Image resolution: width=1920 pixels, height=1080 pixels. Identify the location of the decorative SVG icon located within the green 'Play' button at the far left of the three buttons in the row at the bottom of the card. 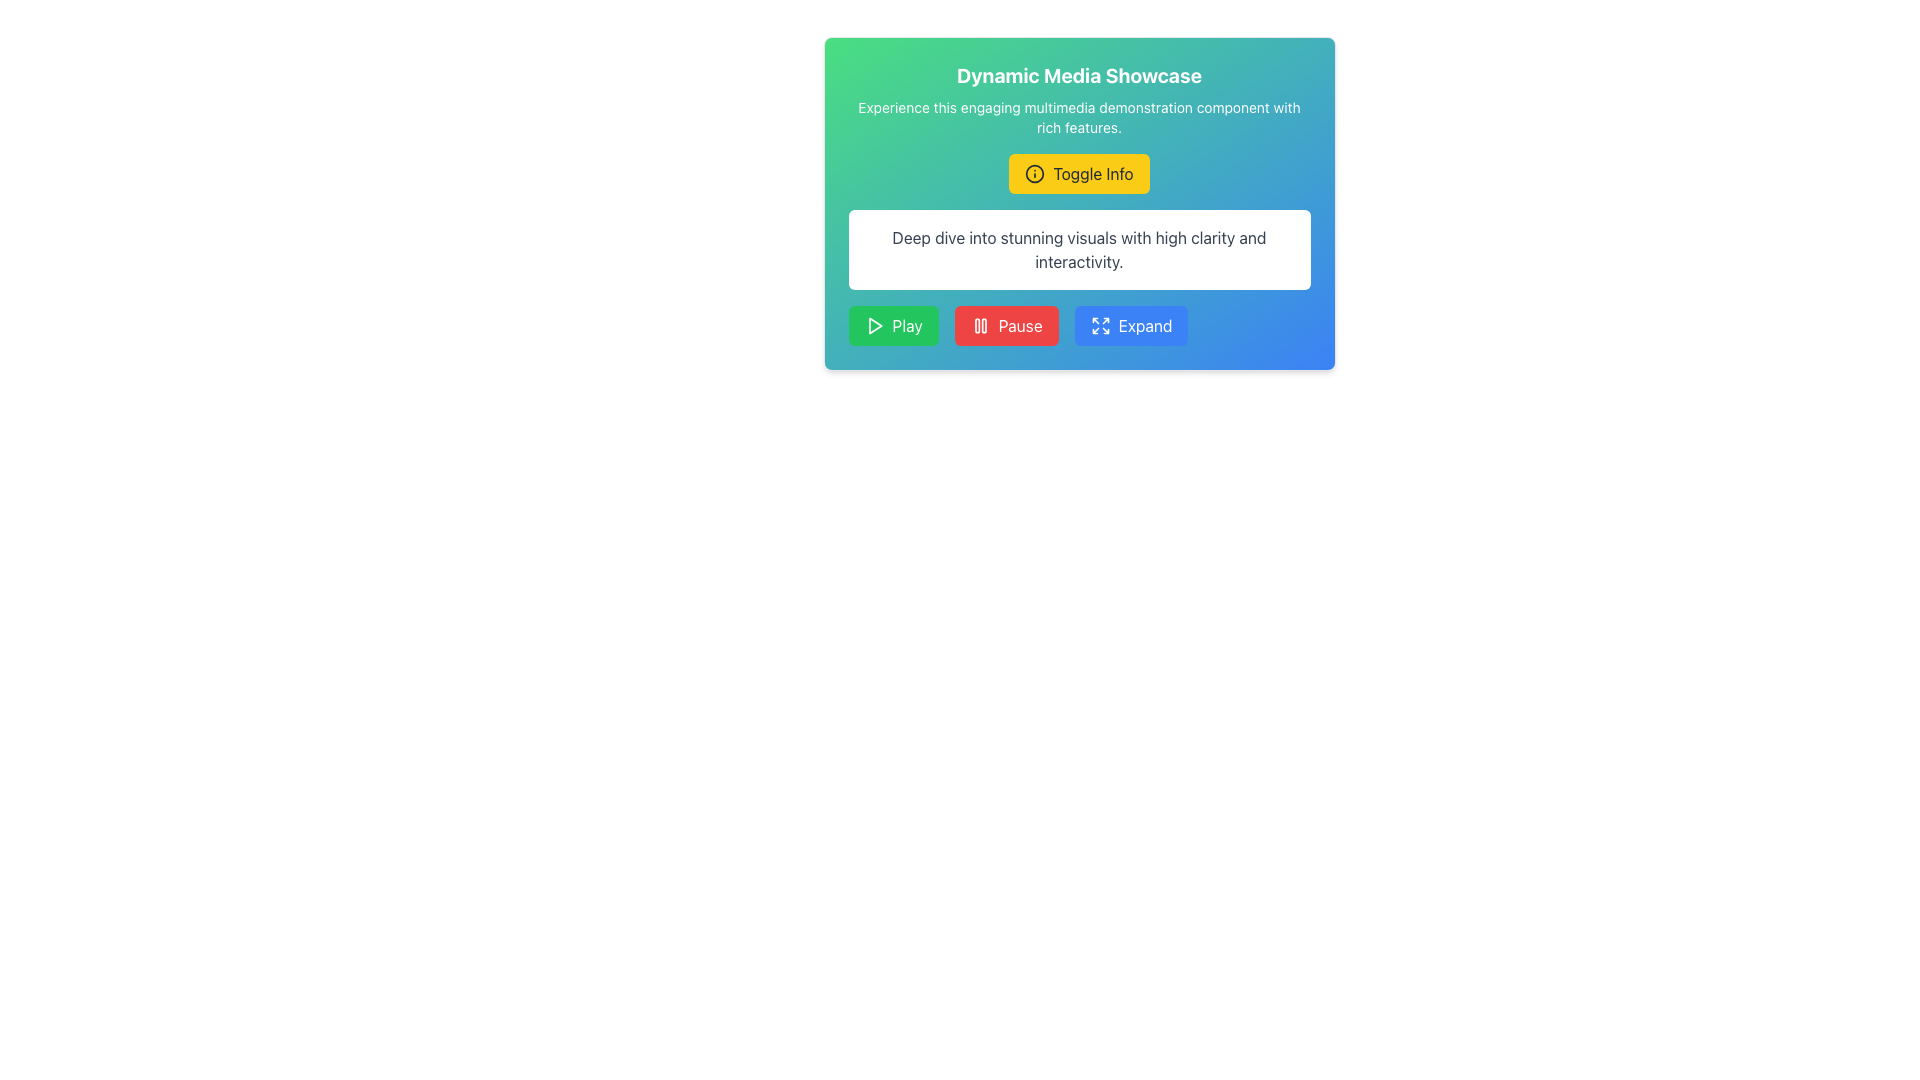
(874, 325).